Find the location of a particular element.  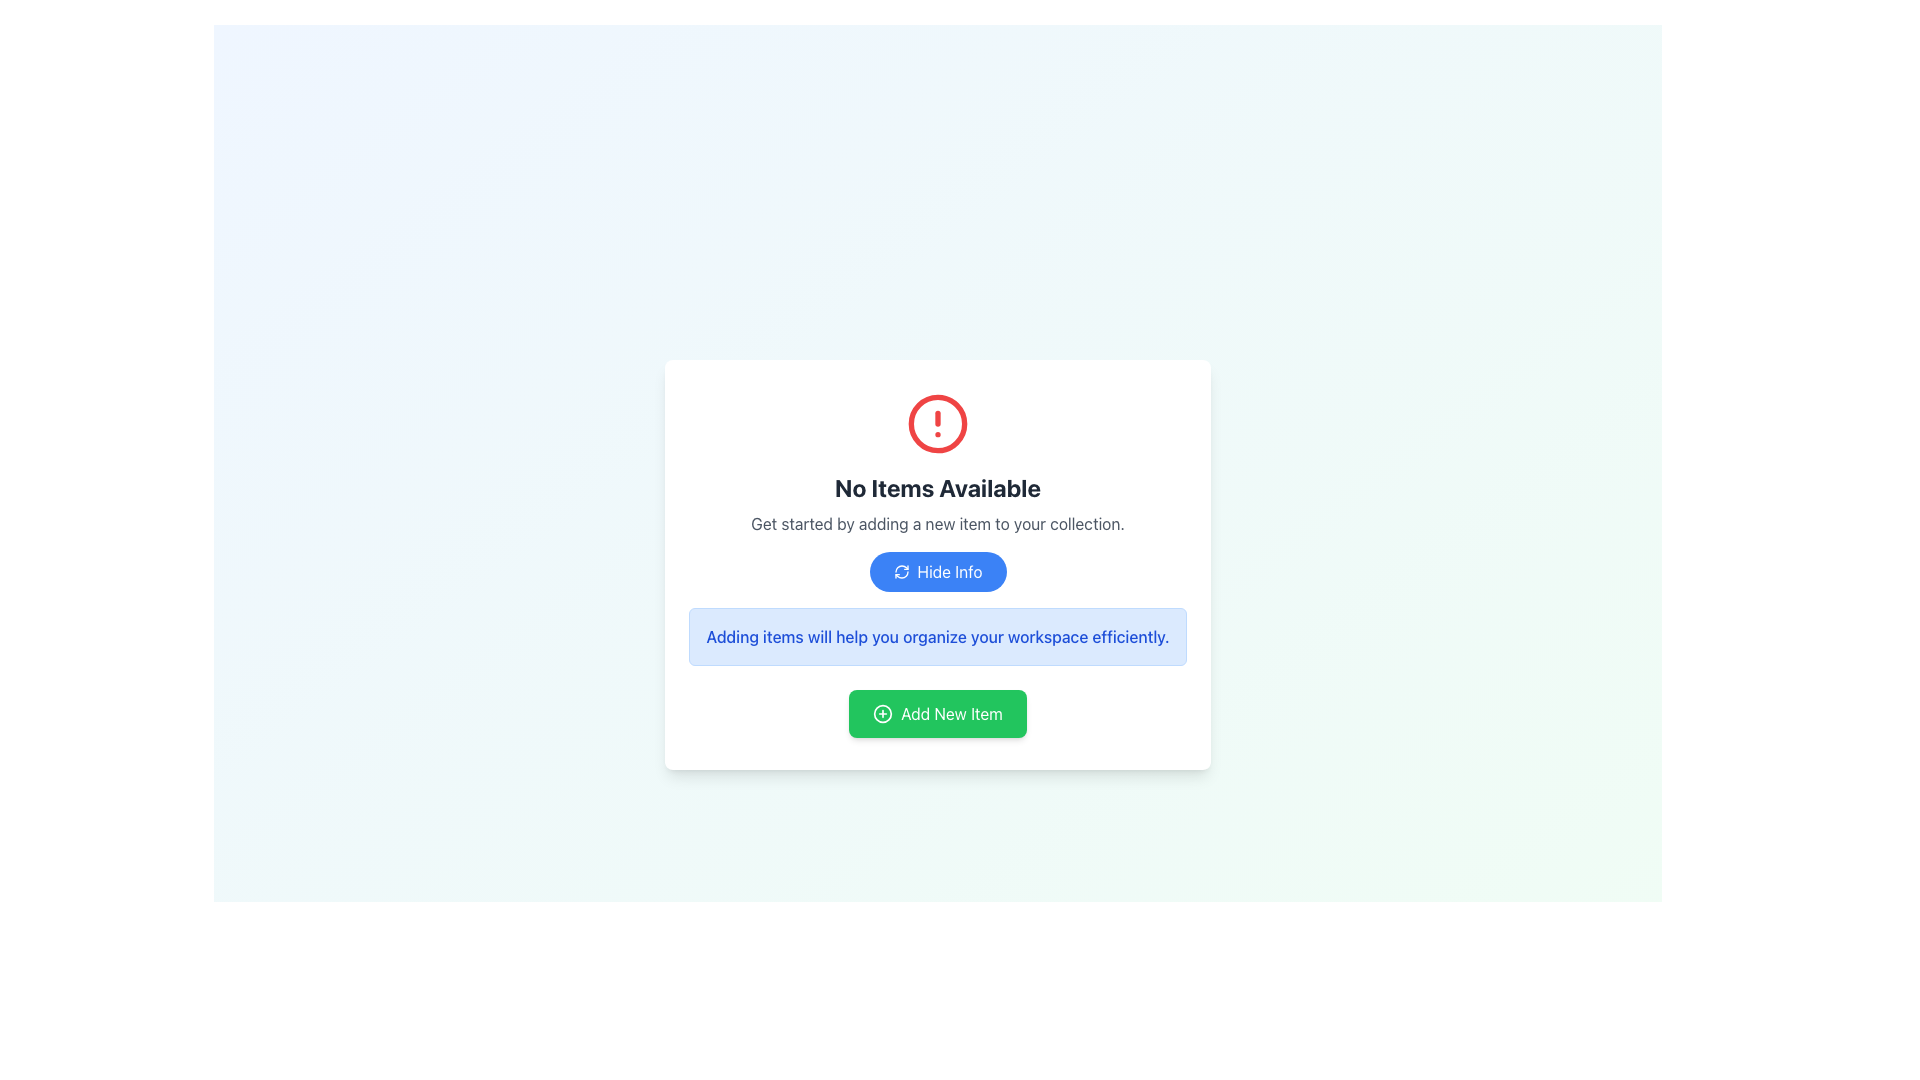

the circular refresh icon located to the left of the 'Hide Info' button on the main interface is located at coordinates (900, 571).